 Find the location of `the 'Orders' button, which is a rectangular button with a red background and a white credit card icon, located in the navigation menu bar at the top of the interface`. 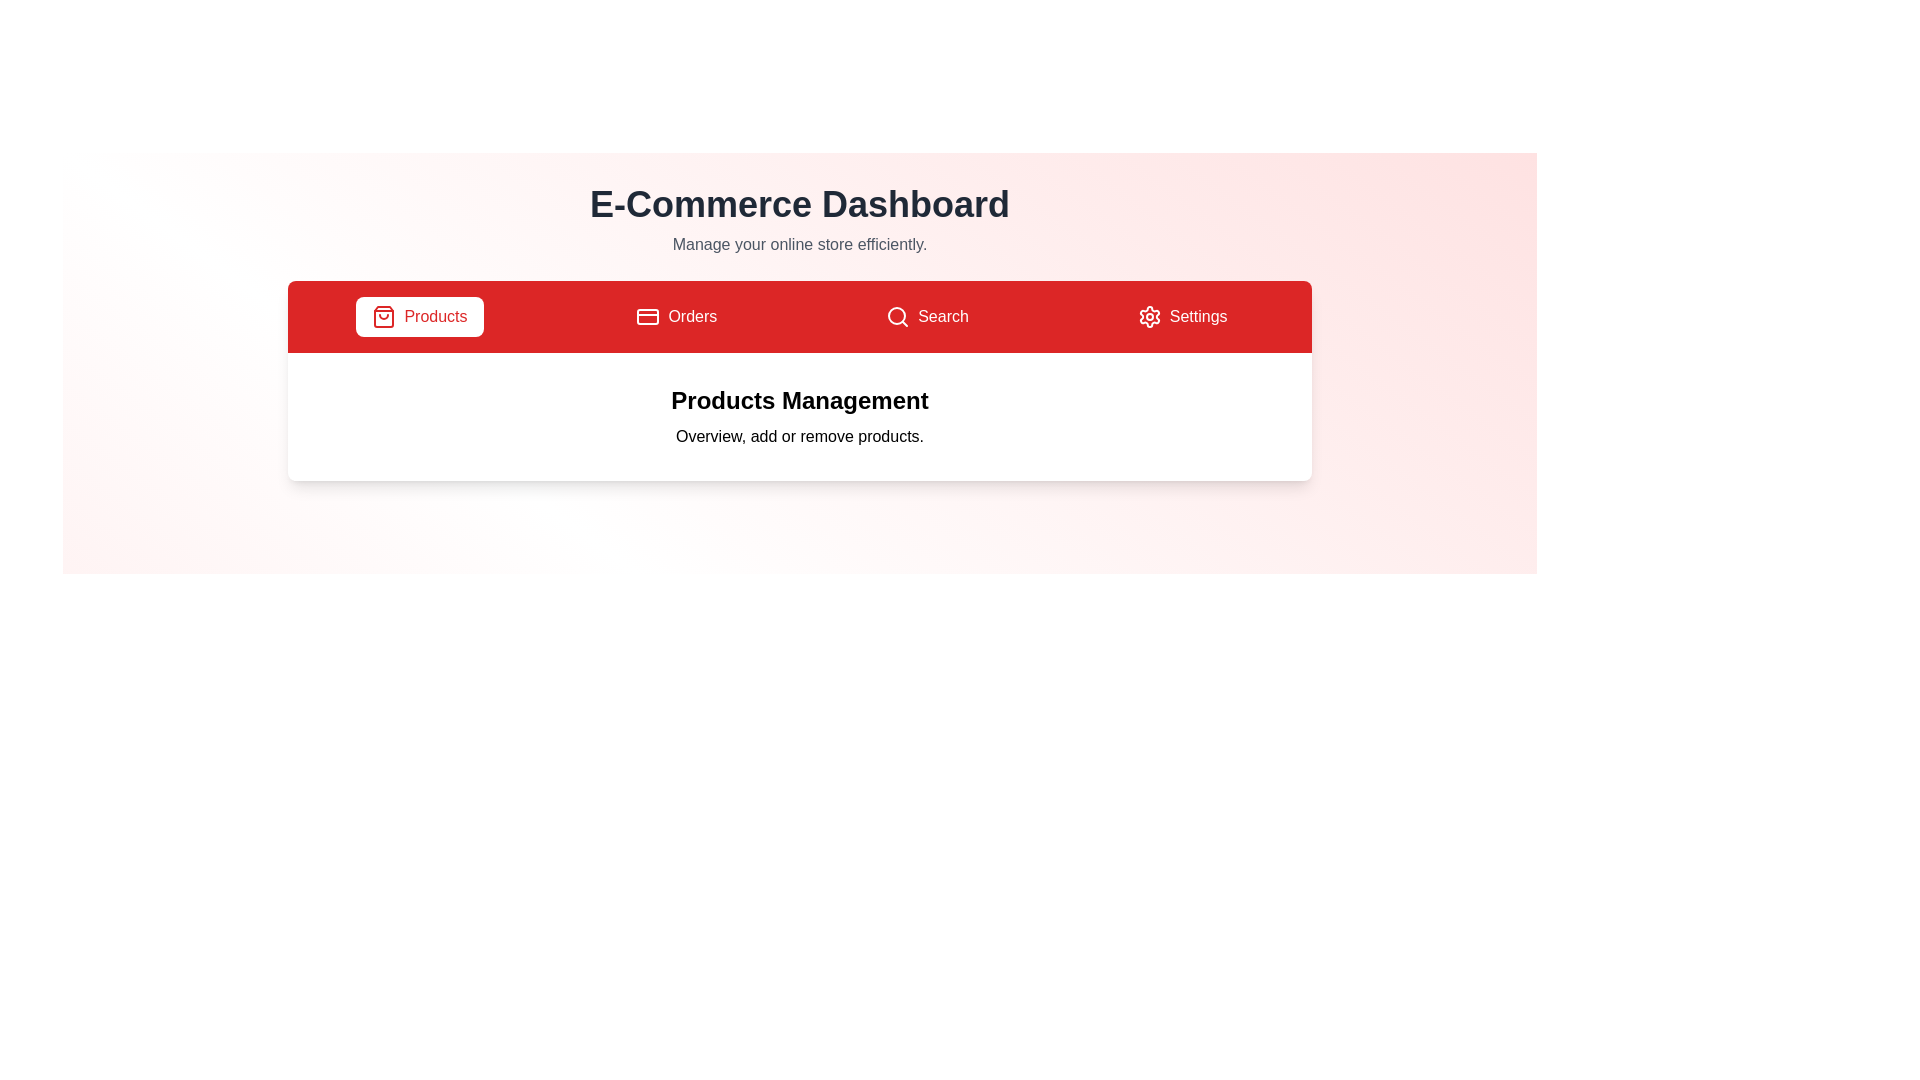

the 'Orders' button, which is a rectangular button with a red background and a white credit card icon, located in the navigation menu bar at the top of the interface is located at coordinates (676, 315).